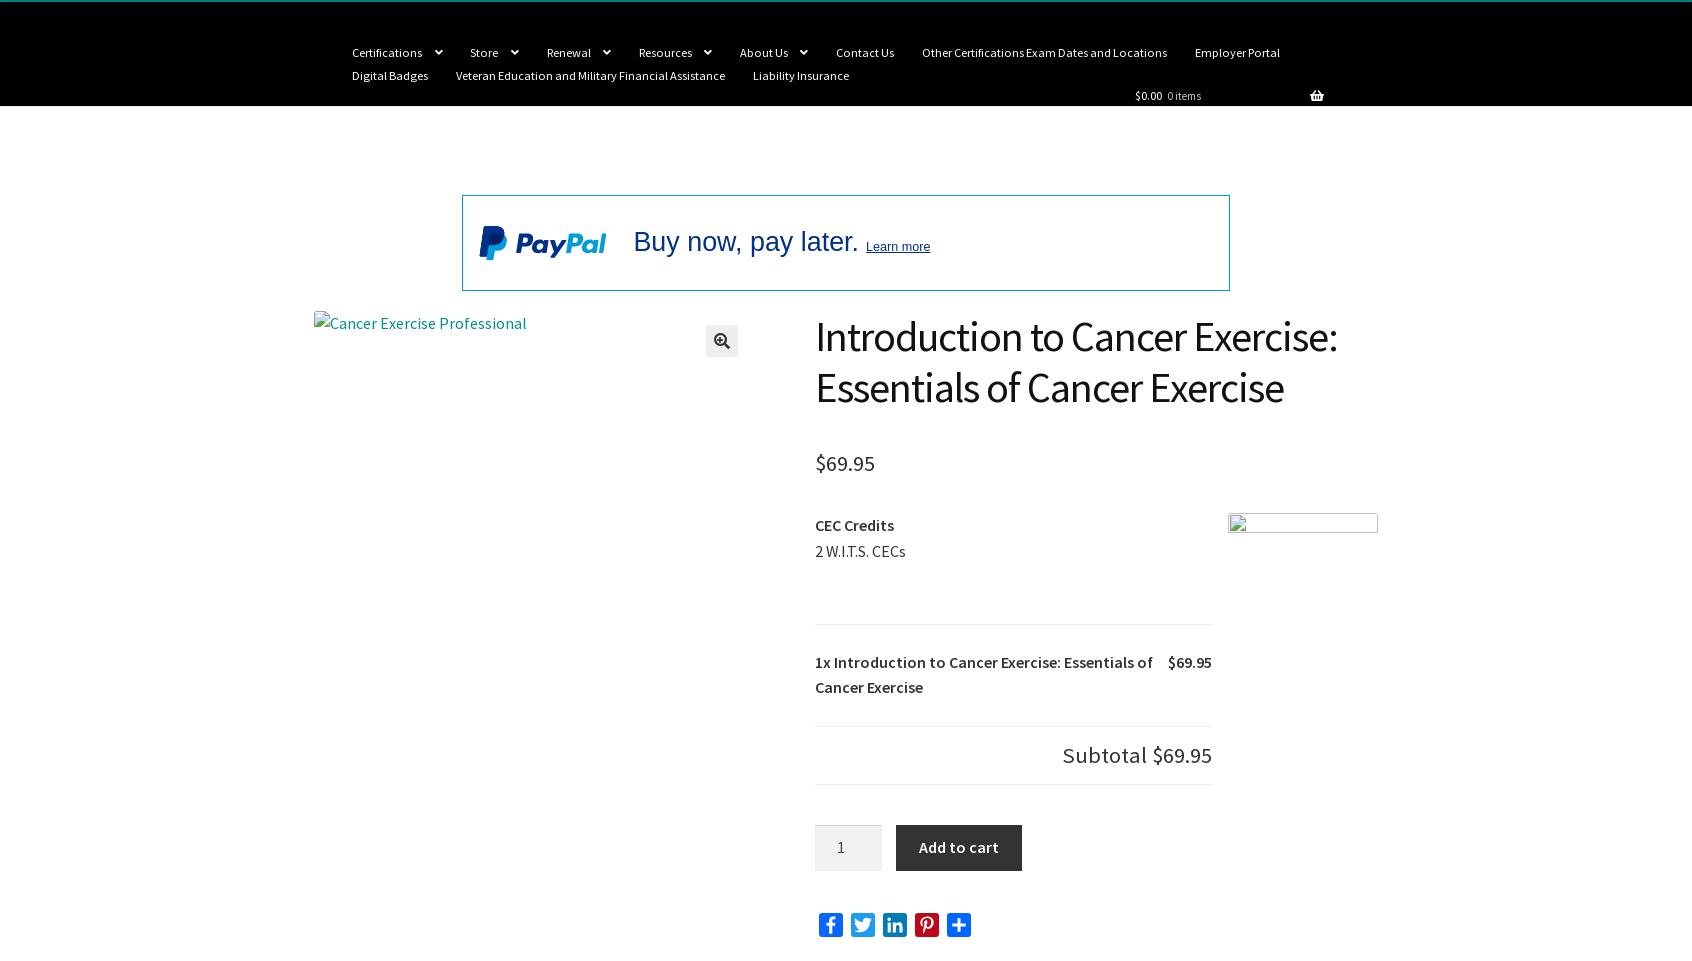  Describe the element at coordinates (1139, 94) in the screenshot. I see `'0.00'` at that location.